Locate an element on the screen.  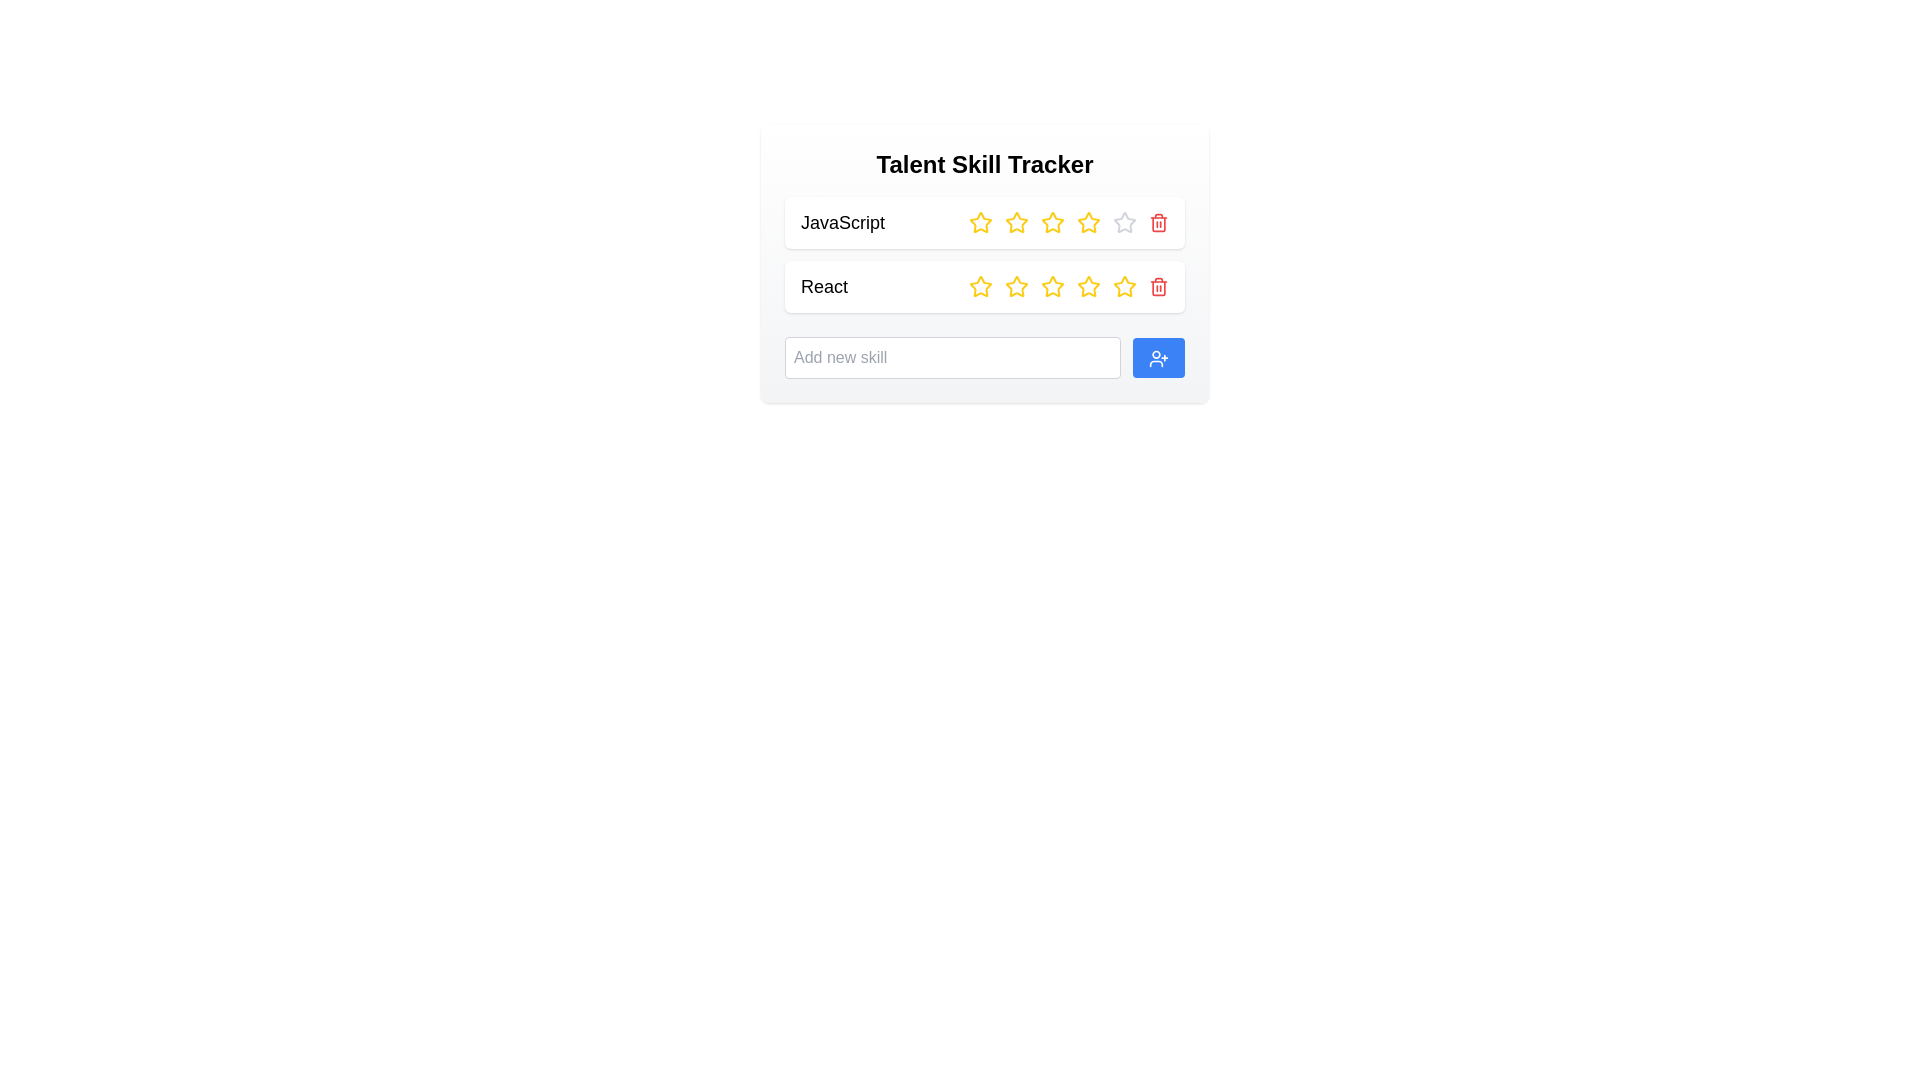
the third yellow star-shaped icon representing the 'React' skill in the Talent Skill Tracker interface is located at coordinates (1088, 286).